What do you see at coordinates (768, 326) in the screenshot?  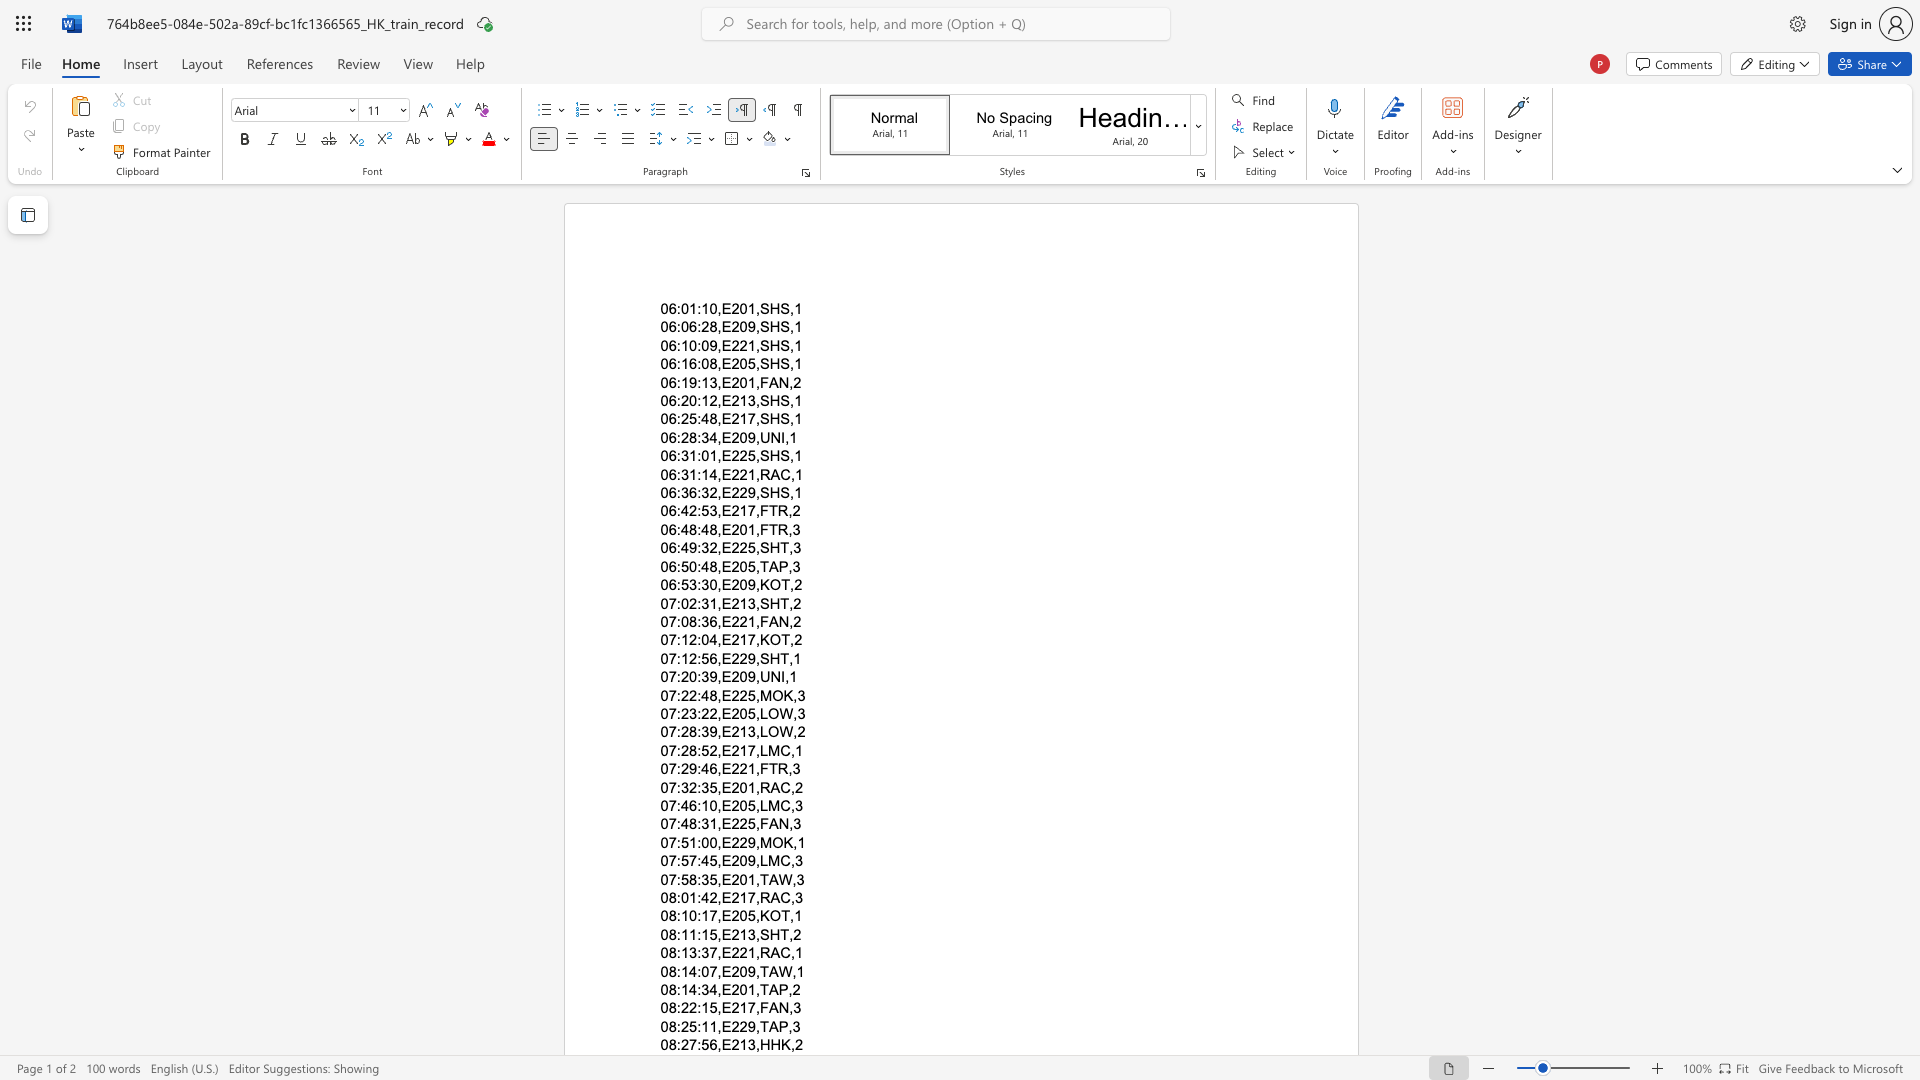 I see `the subset text "HS," within the text "06:06:28,E209,SHS,1"` at bounding box center [768, 326].